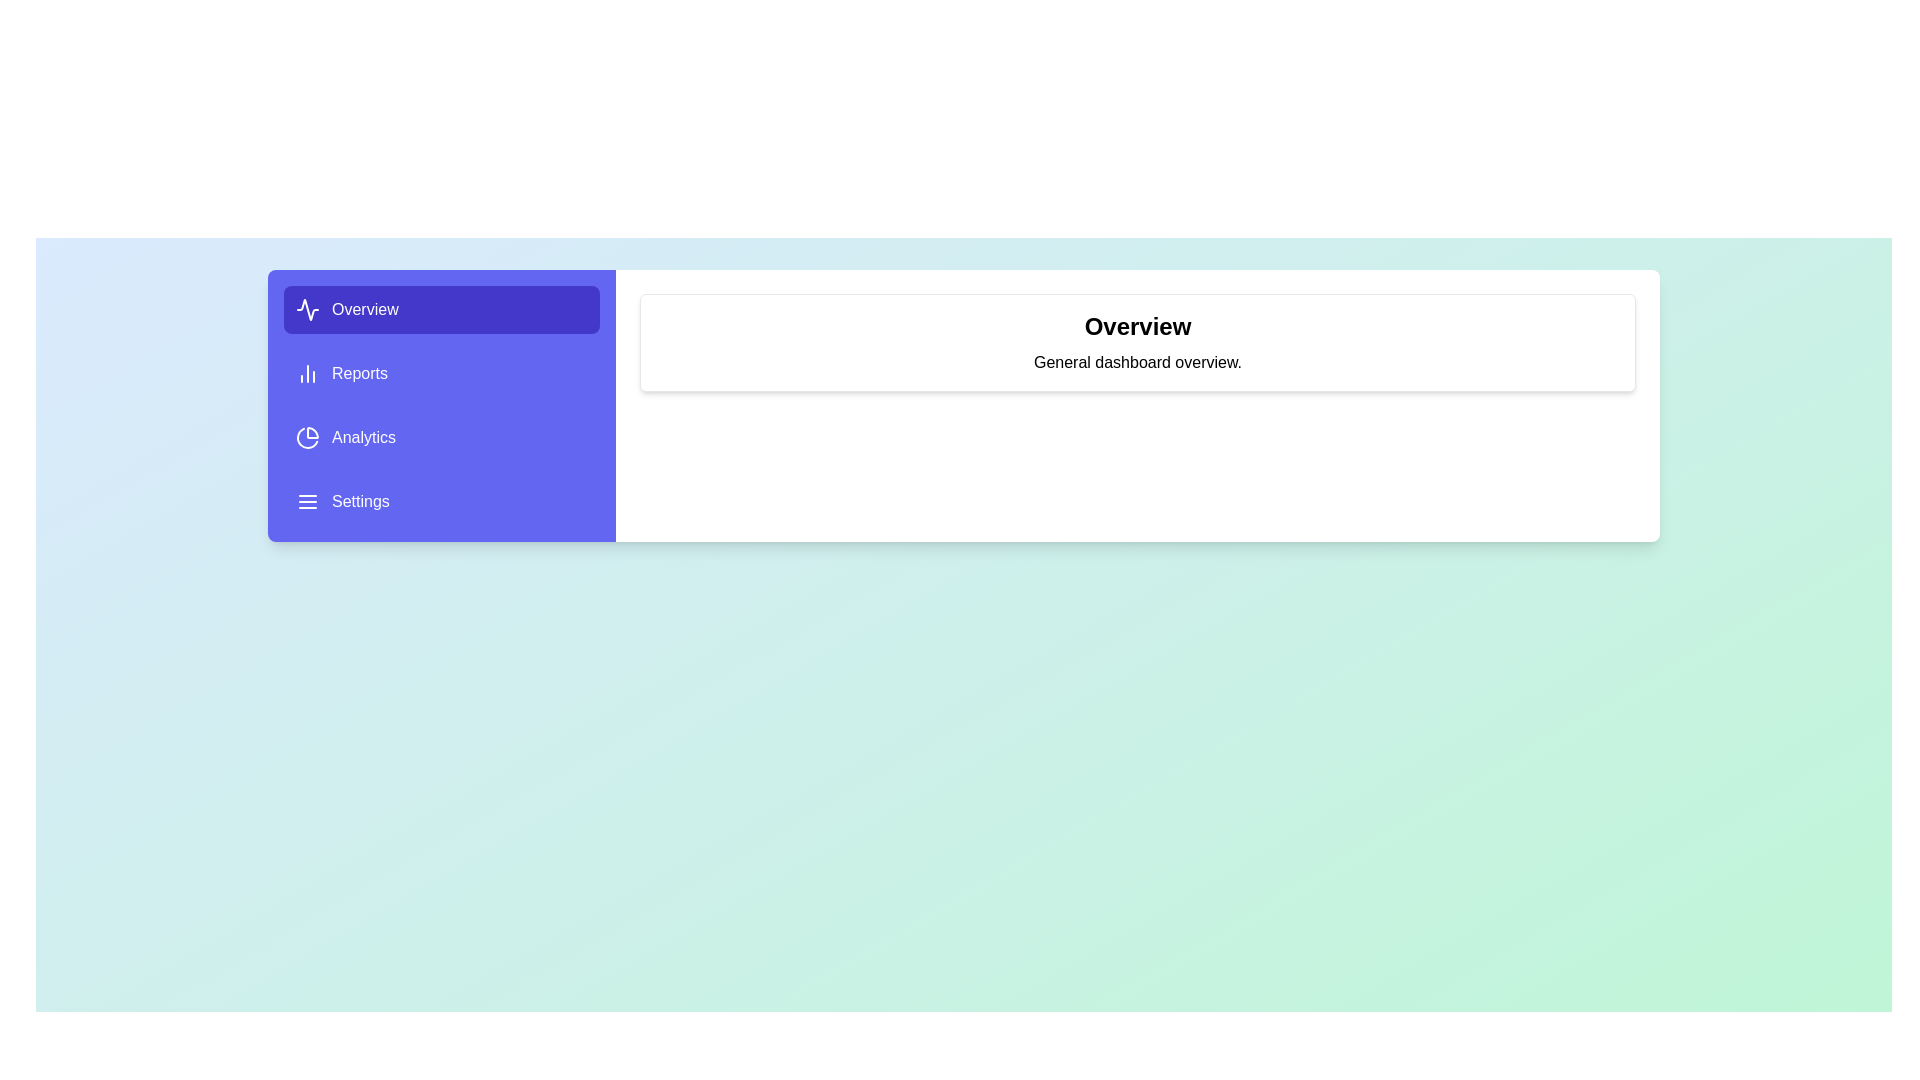  What do you see at coordinates (440, 309) in the screenshot?
I see `the menu item labeled Overview` at bounding box center [440, 309].